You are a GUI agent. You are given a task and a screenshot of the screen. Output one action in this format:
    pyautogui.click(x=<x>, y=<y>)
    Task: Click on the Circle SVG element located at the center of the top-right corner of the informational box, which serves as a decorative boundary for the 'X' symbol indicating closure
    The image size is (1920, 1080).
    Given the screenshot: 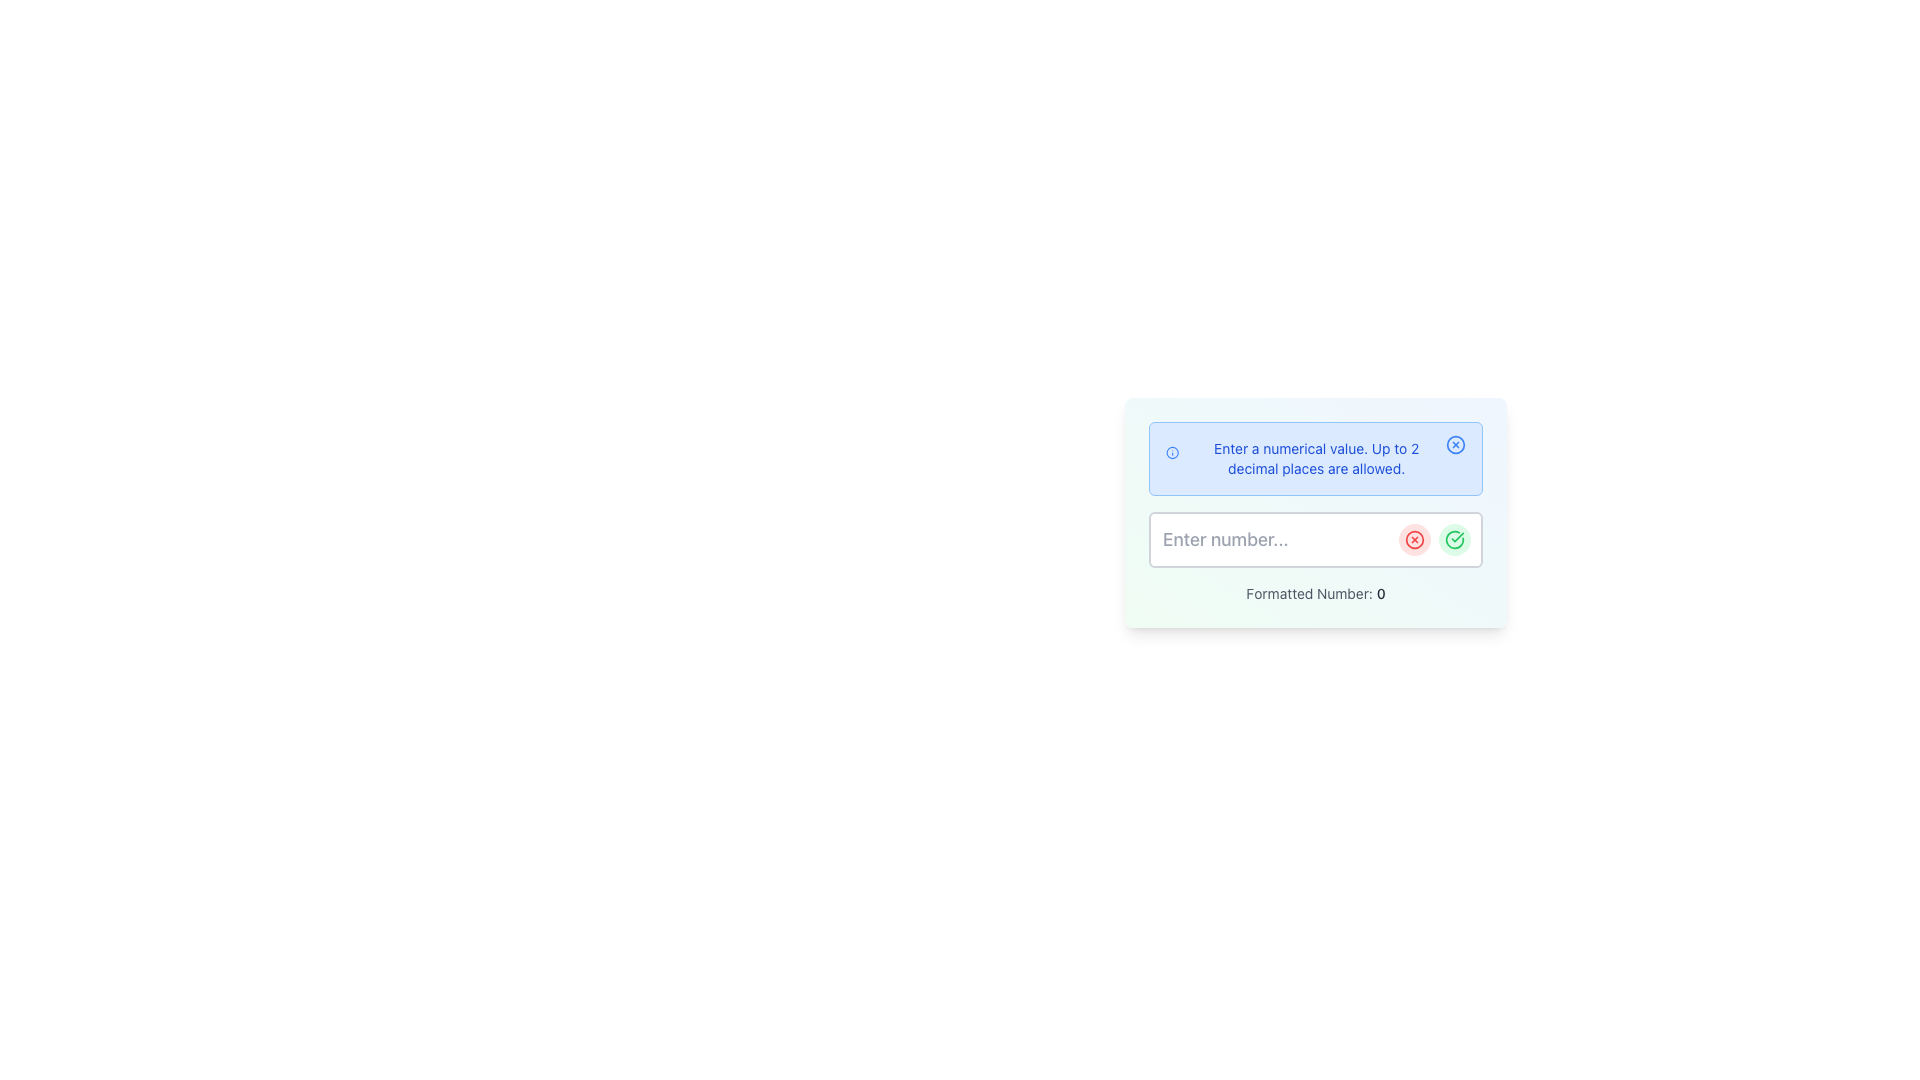 What is the action you would take?
    pyautogui.click(x=1455, y=443)
    